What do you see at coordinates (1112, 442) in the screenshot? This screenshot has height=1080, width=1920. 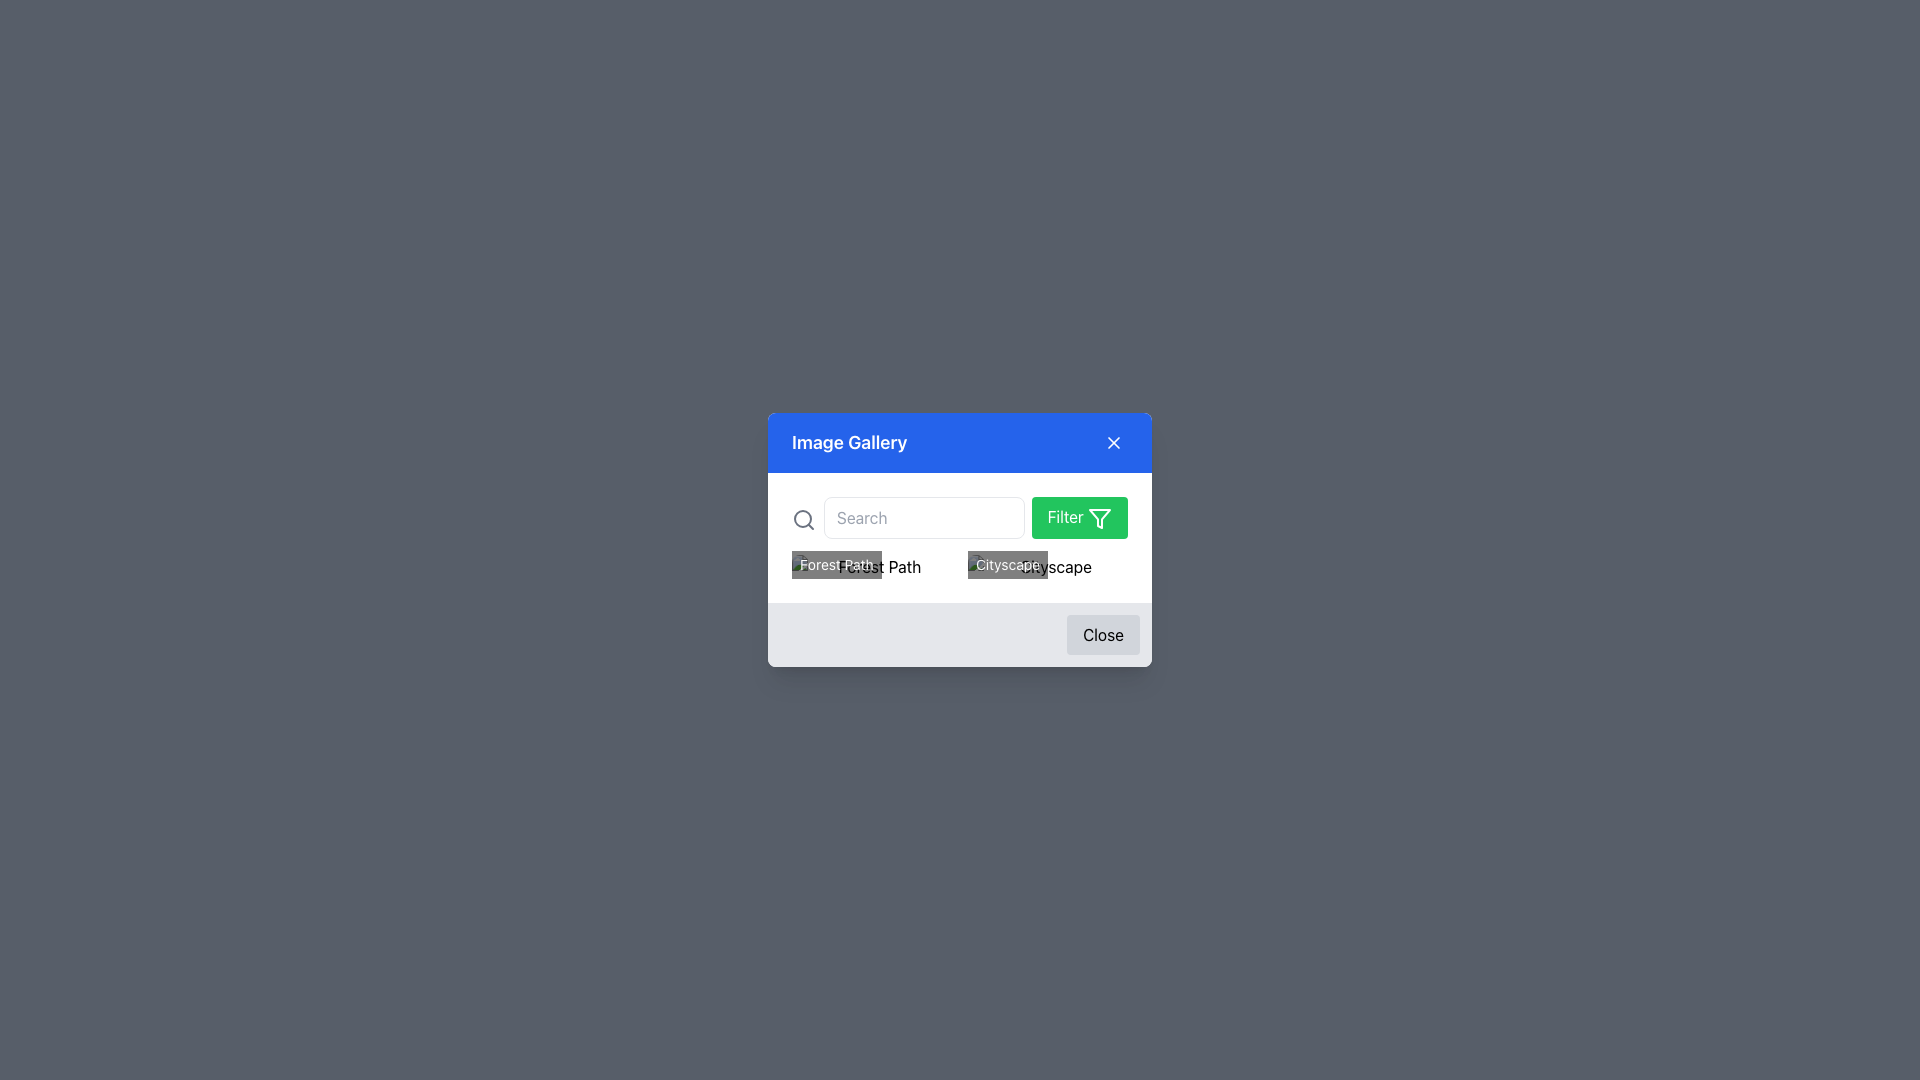 I see `the close button located at the top-right corner of the modal window containing the 'Image Gallery'` at bounding box center [1112, 442].